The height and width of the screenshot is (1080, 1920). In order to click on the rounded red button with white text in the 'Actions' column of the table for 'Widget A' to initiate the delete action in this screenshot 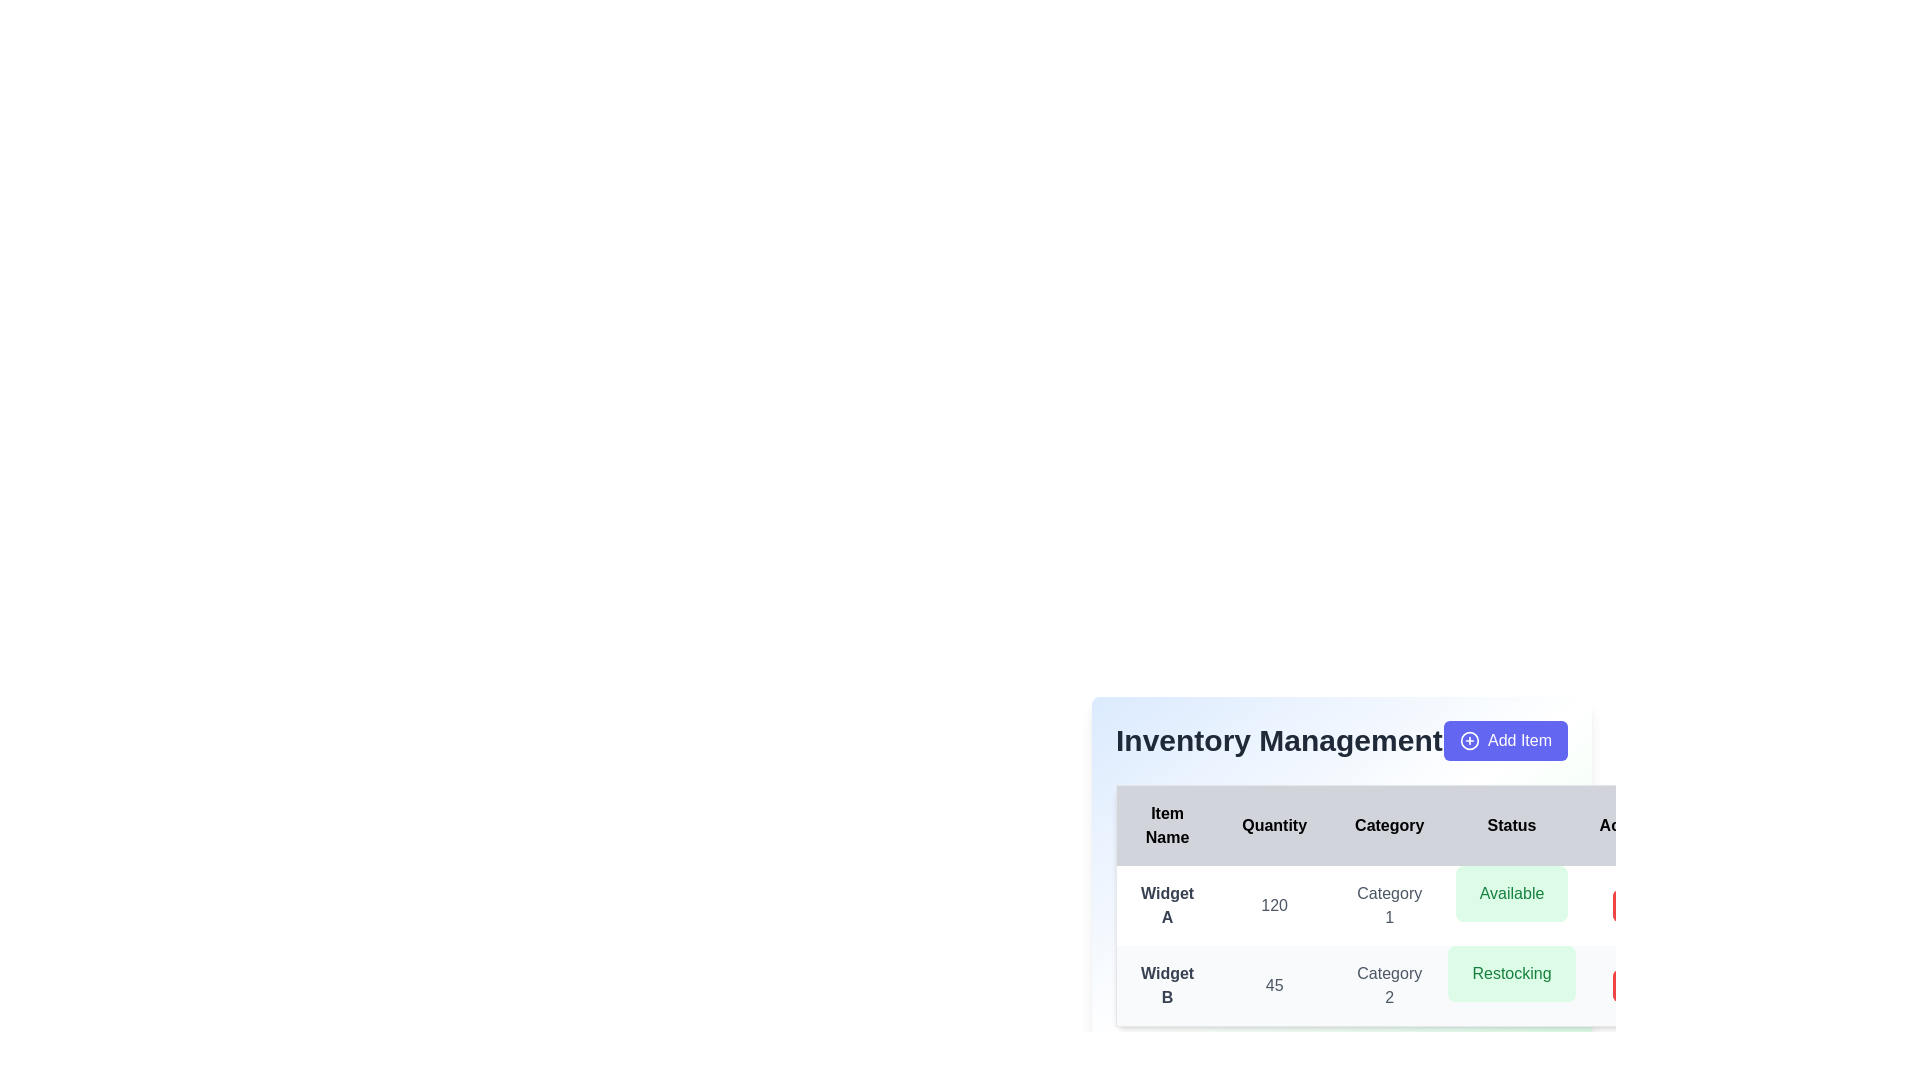, I will do `click(1628, 906)`.